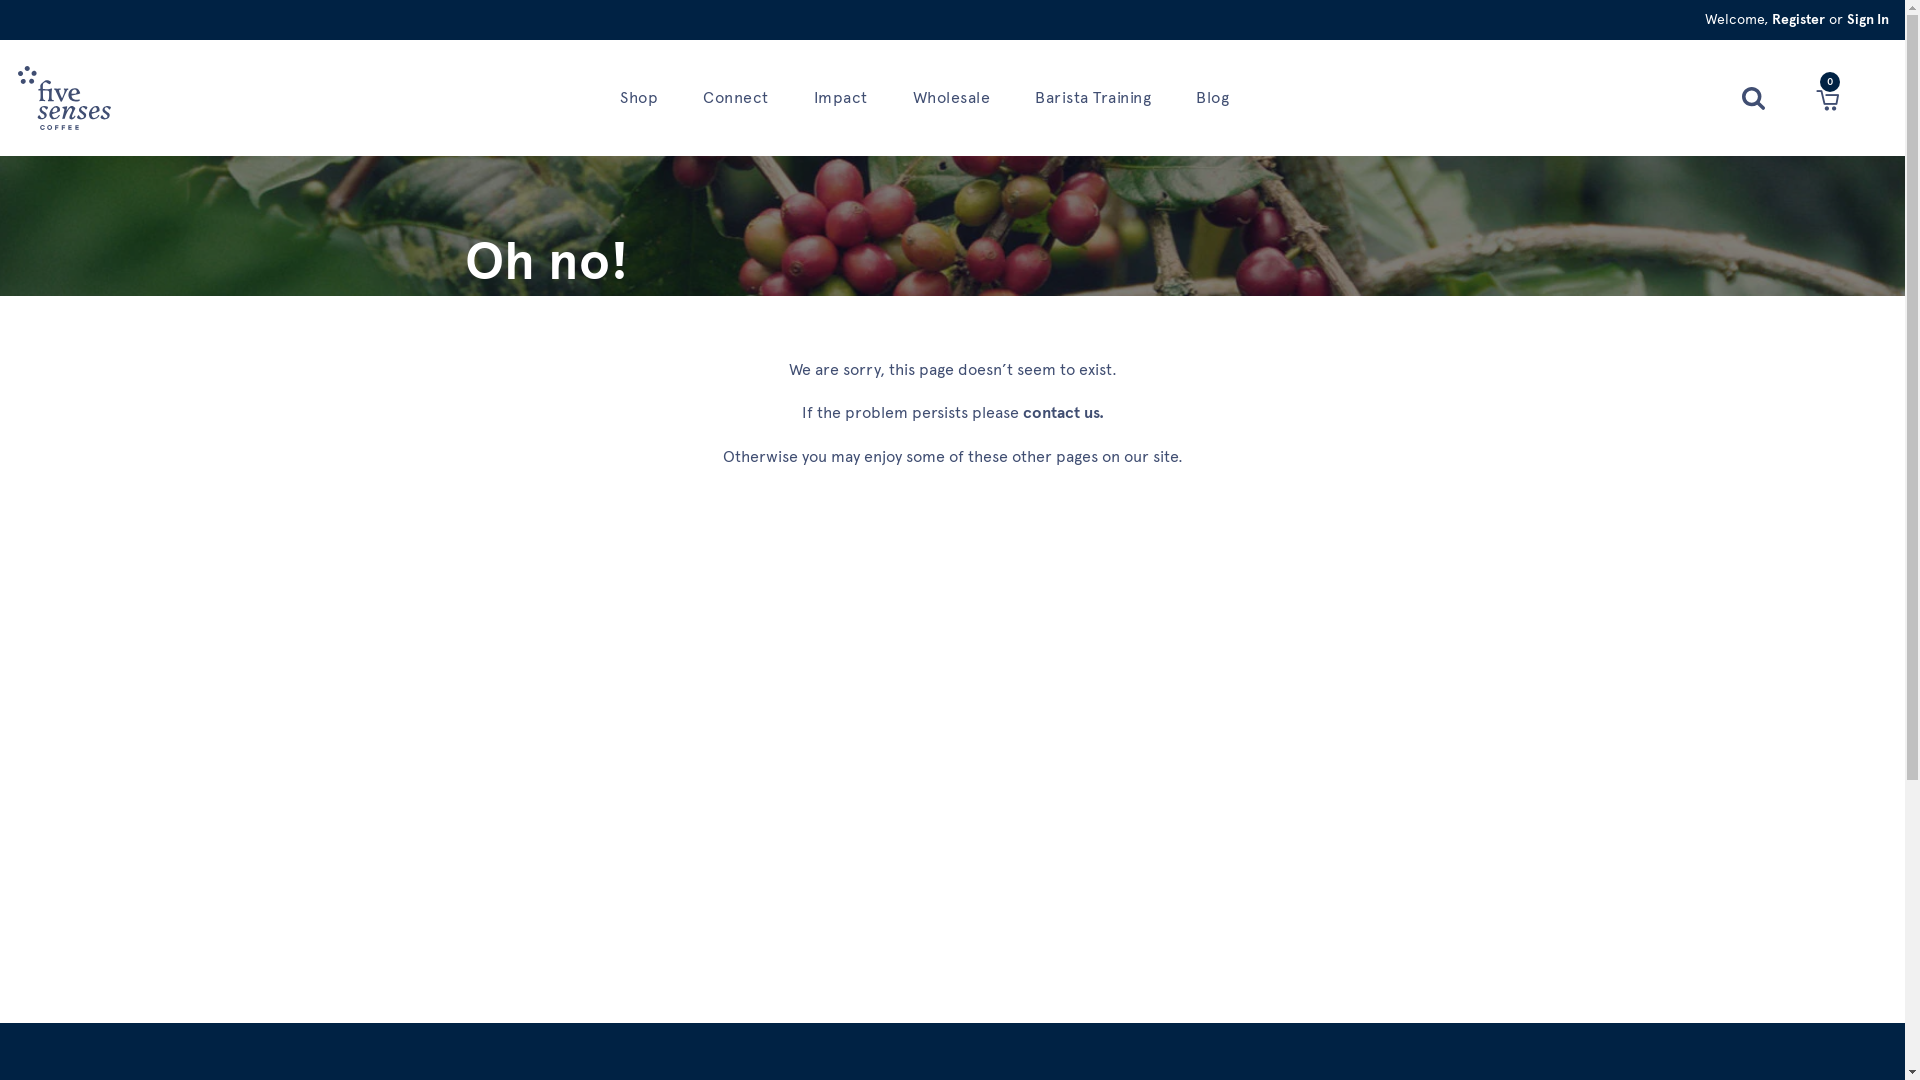 The image size is (1920, 1080). What do you see at coordinates (1866, 19) in the screenshot?
I see `'Sign In'` at bounding box center [1866, 19].